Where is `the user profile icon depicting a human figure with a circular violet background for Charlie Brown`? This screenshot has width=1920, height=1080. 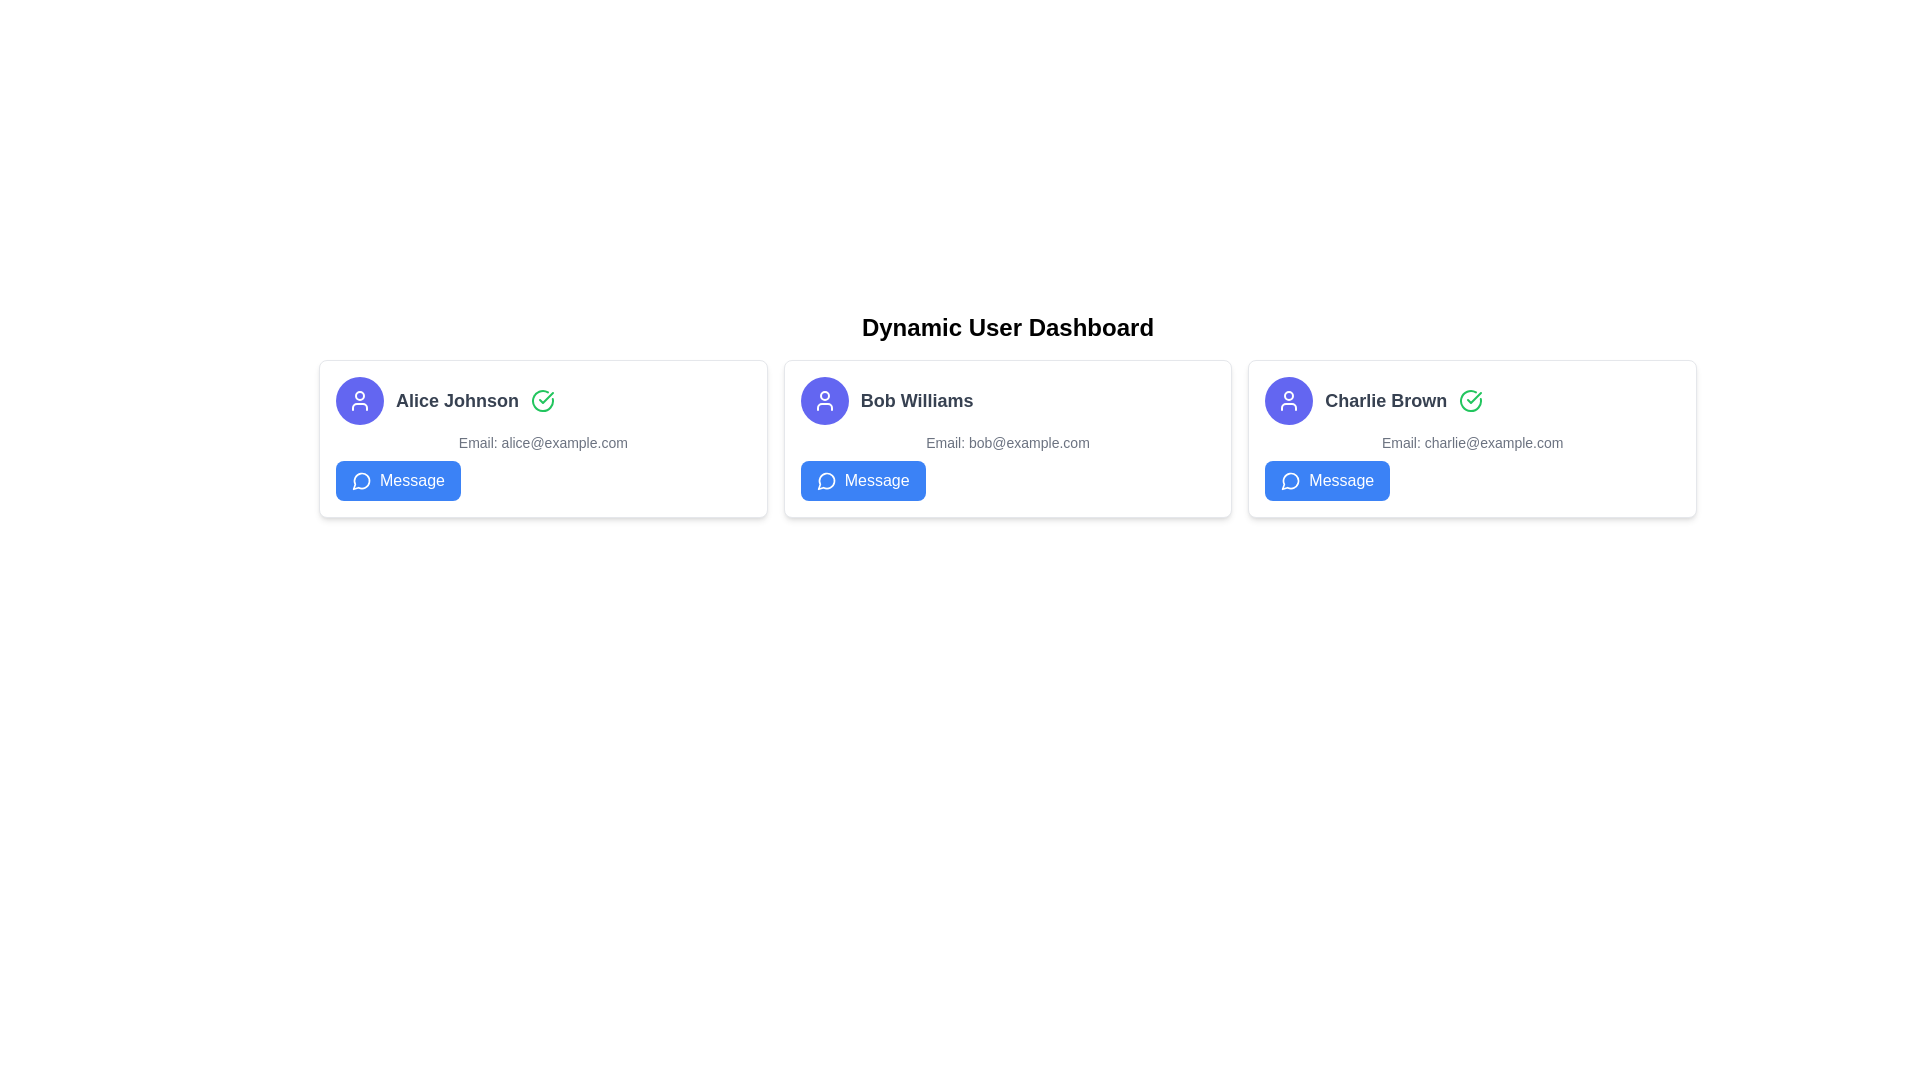
the user profile icon depicting a human figure with a circular violet background for Charlie Brown is located at coordinates (824, 401).